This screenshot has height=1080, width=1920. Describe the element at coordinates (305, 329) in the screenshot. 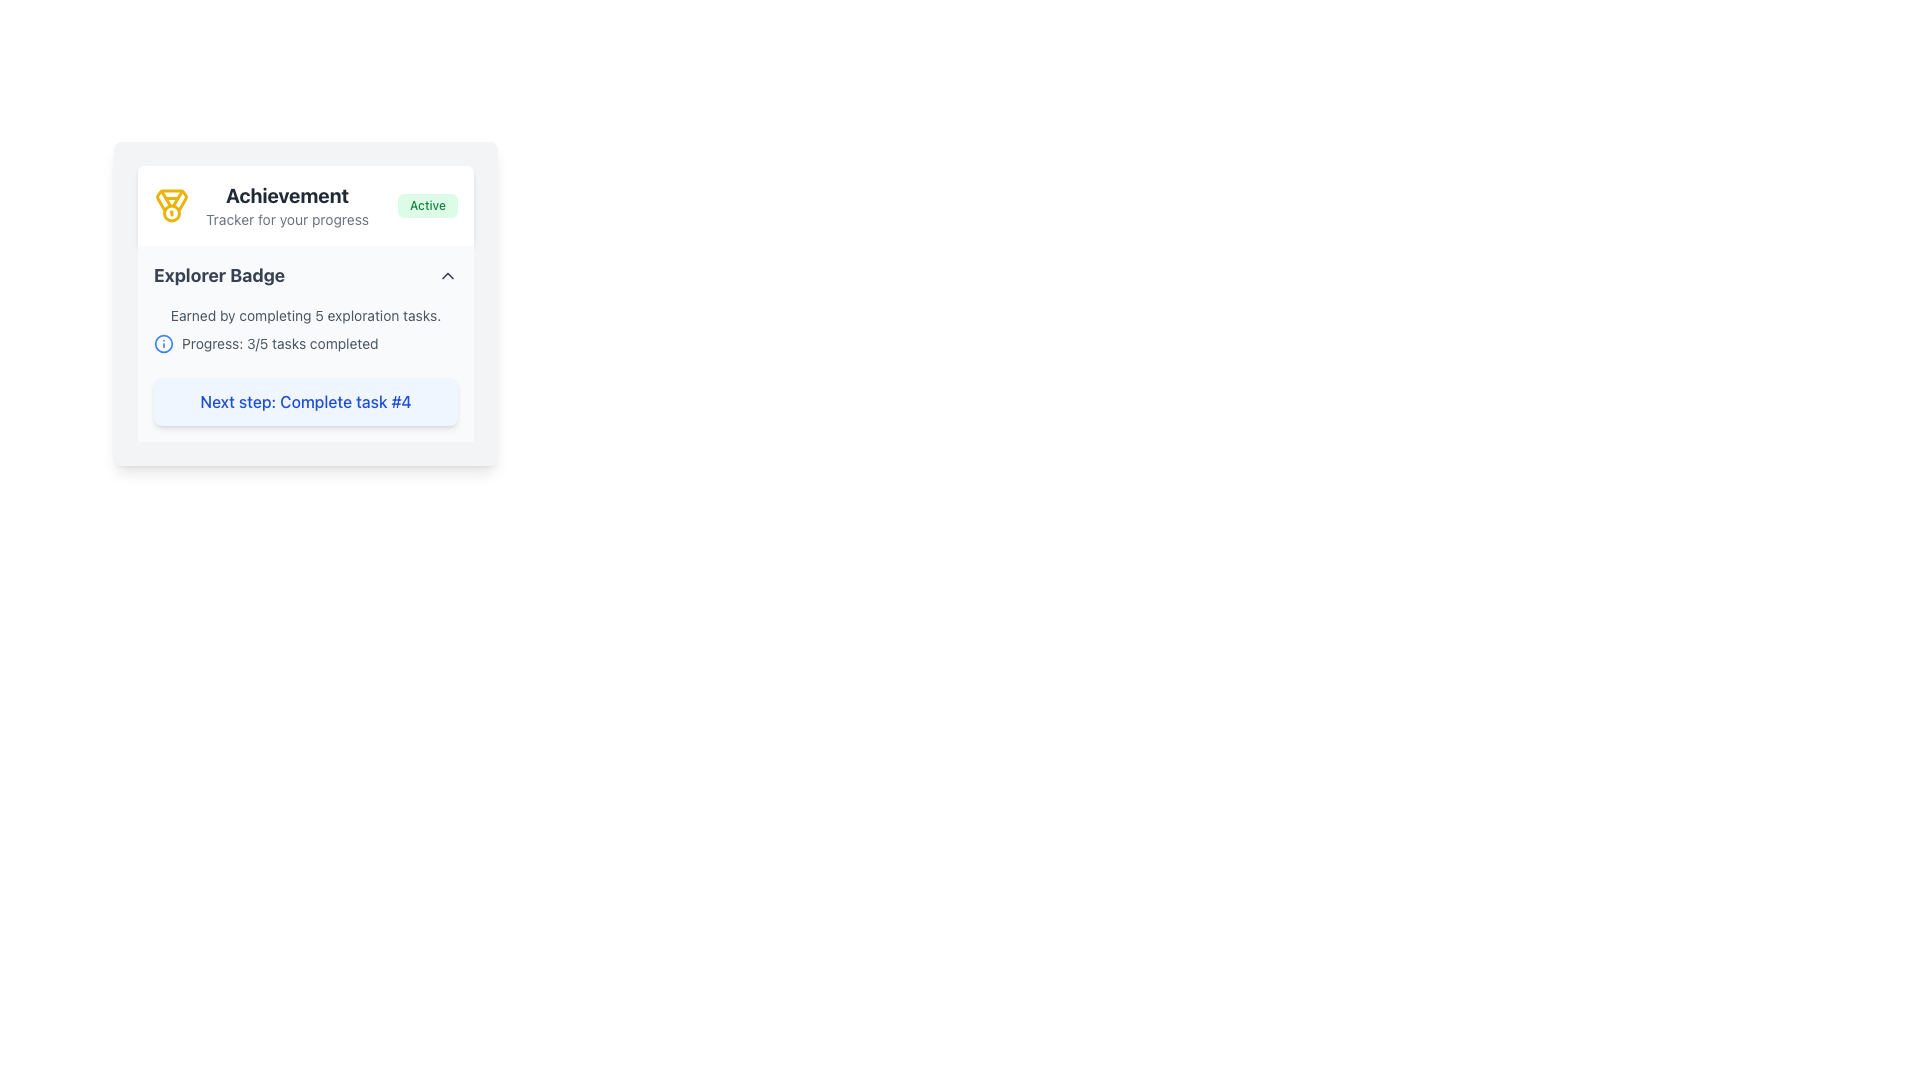

I see `the Text Description Component that indicates progress for exploration tasks, which includes the text 'Earned by completing 5 exploration tasks.' and 'Progress: 3/5 tasks completed'` at that location.